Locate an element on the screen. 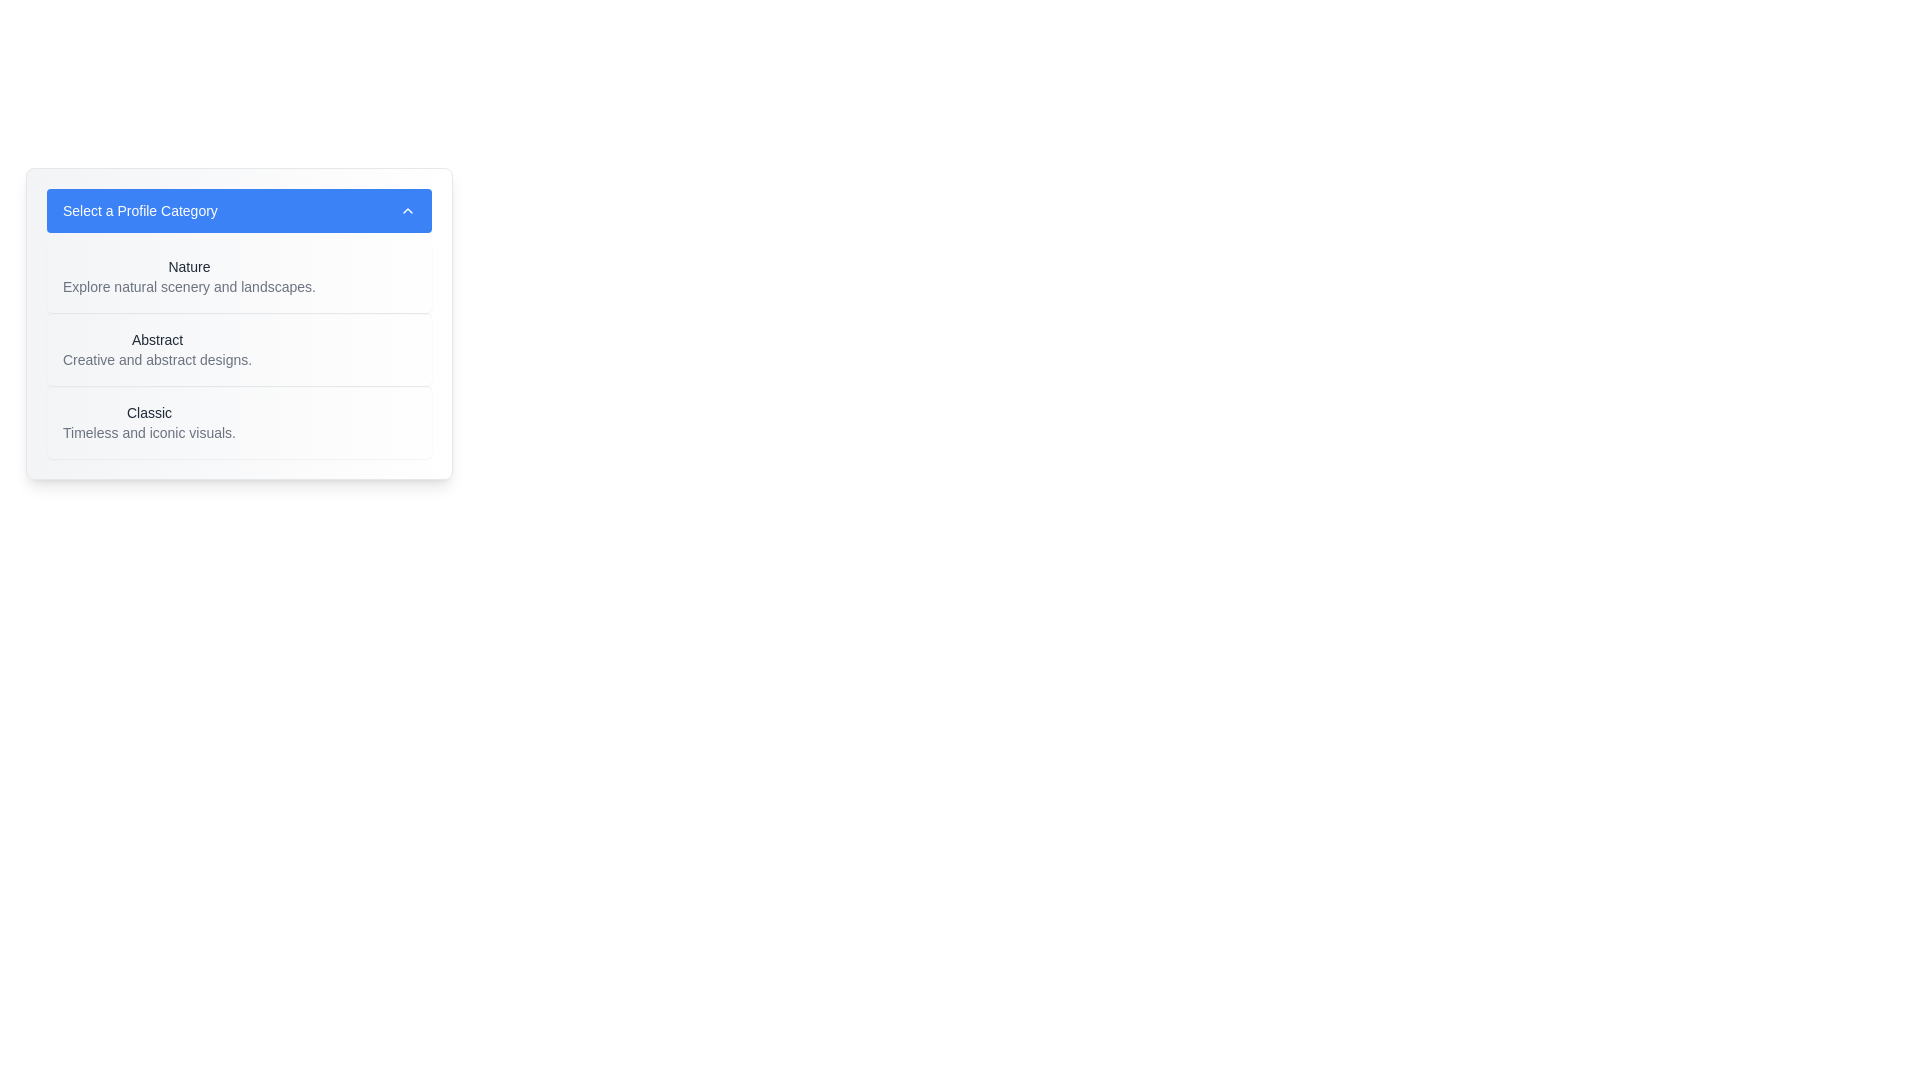 The height and width of the screenshot is (1080, 1920). the Text label that indicates the purpose of the dropdown menu, located near the center-top of the dropdown header with a blue background, positioned to the left of the chevron indicator is located at coordinates (139, 211).